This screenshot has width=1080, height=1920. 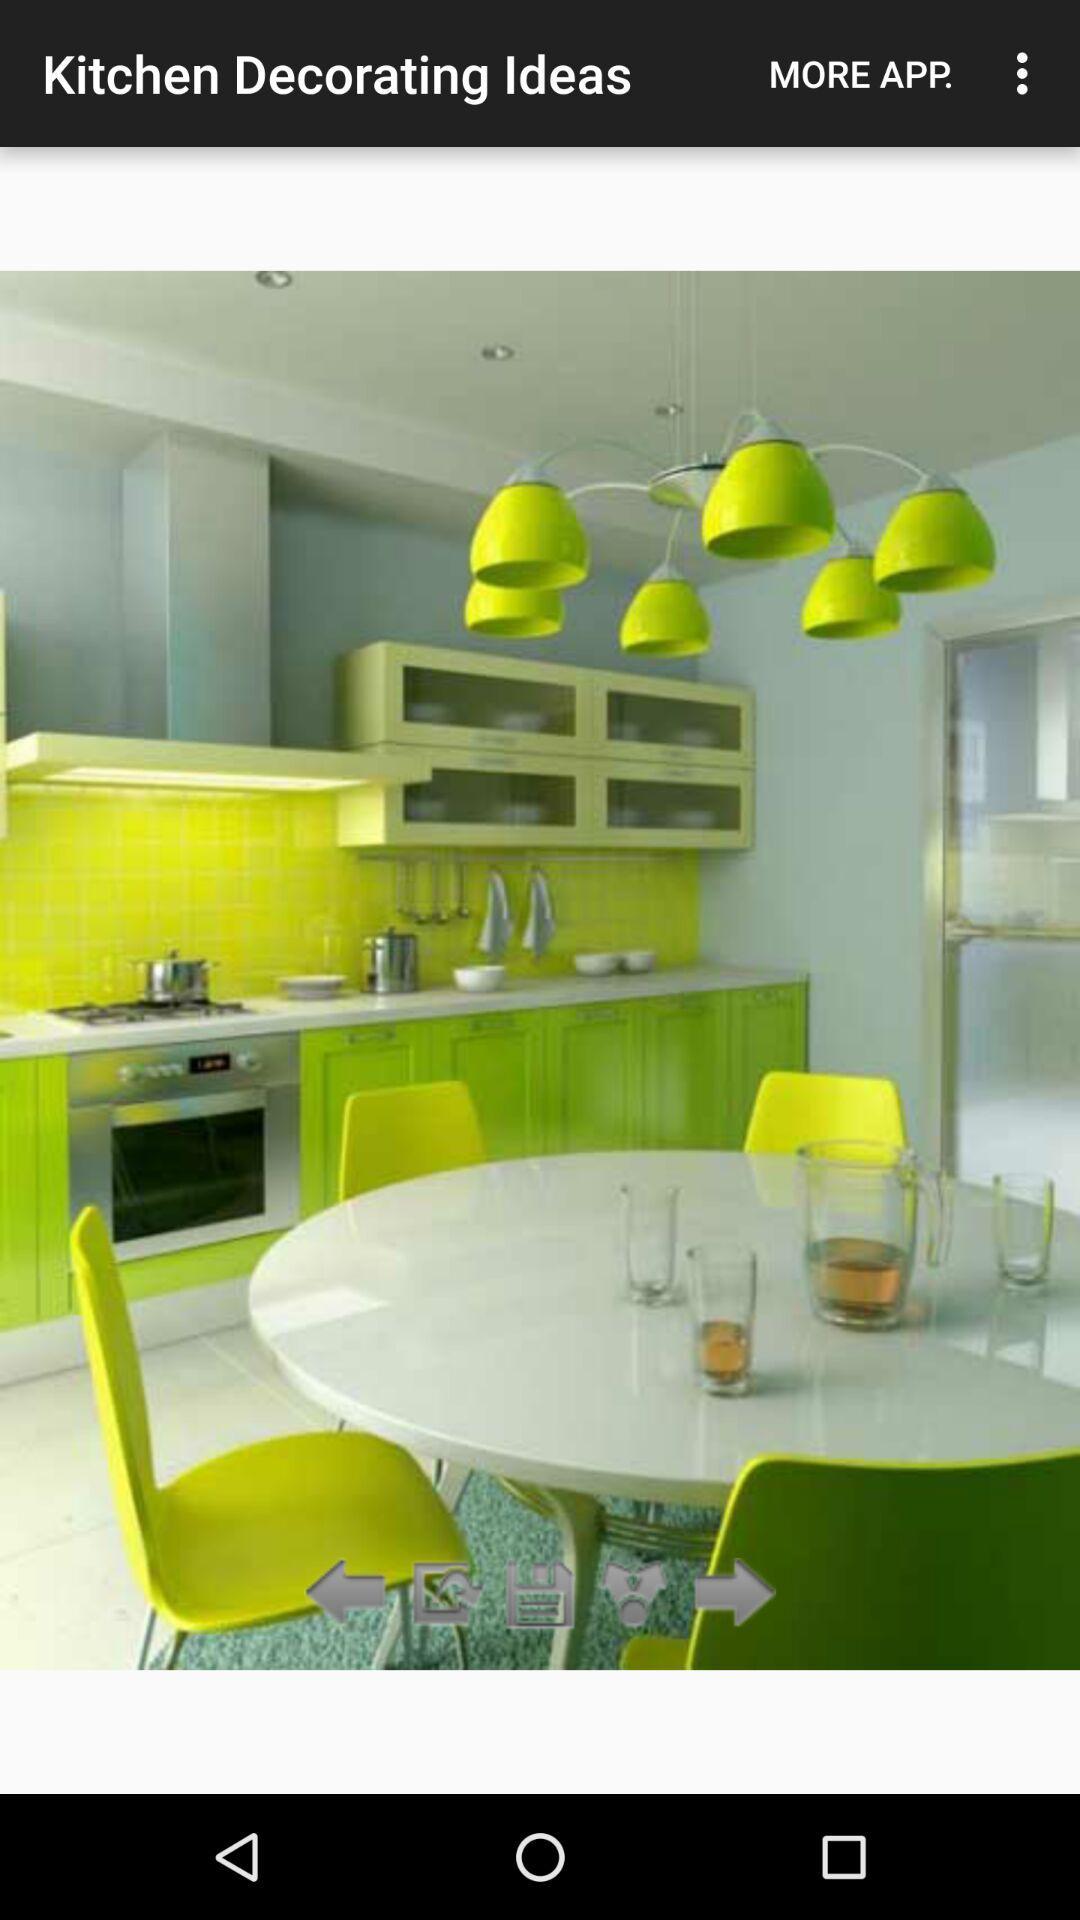 What do you see at coordinates (1027, 73) in the screenshot?
I see `the item to the right of more app. item` at bounding box center [1027, 73].